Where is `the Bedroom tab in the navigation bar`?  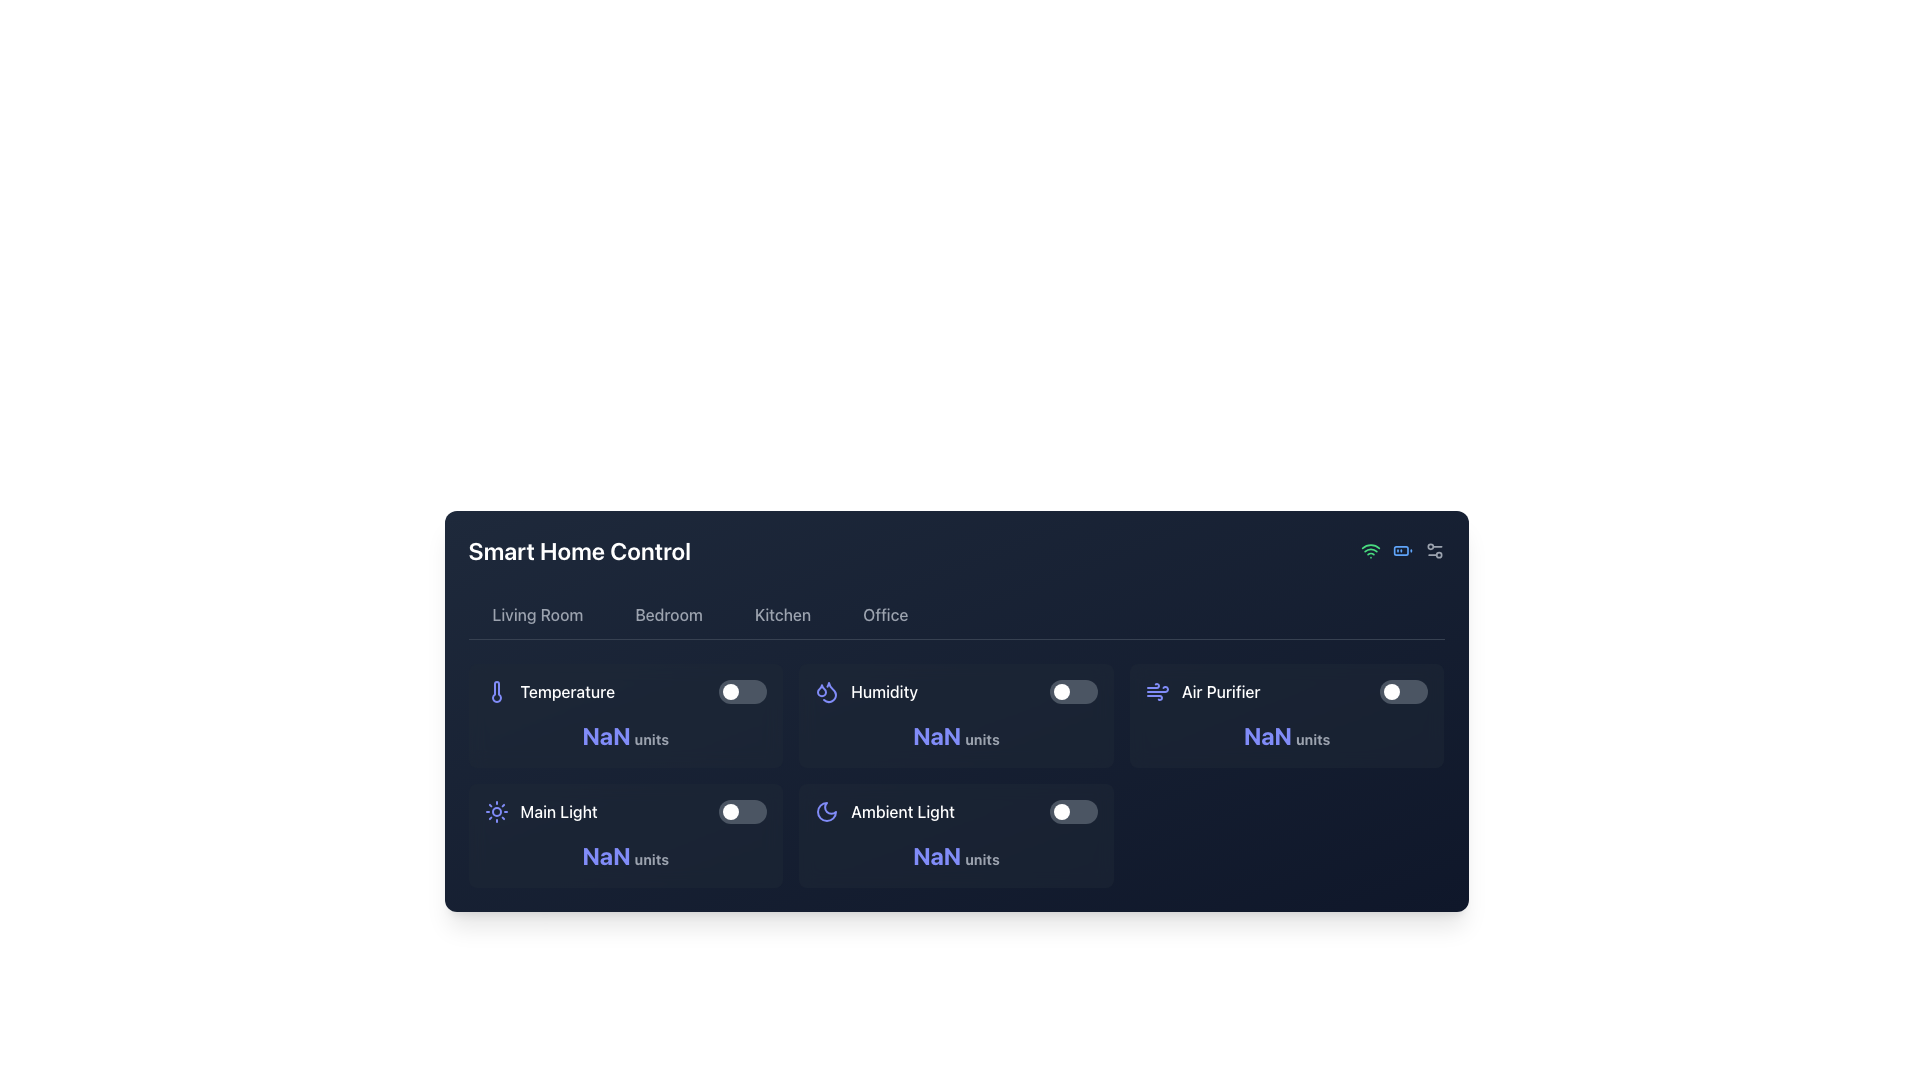
the Bedroom tab in the navigation bar is located at coordinates (669, 613).